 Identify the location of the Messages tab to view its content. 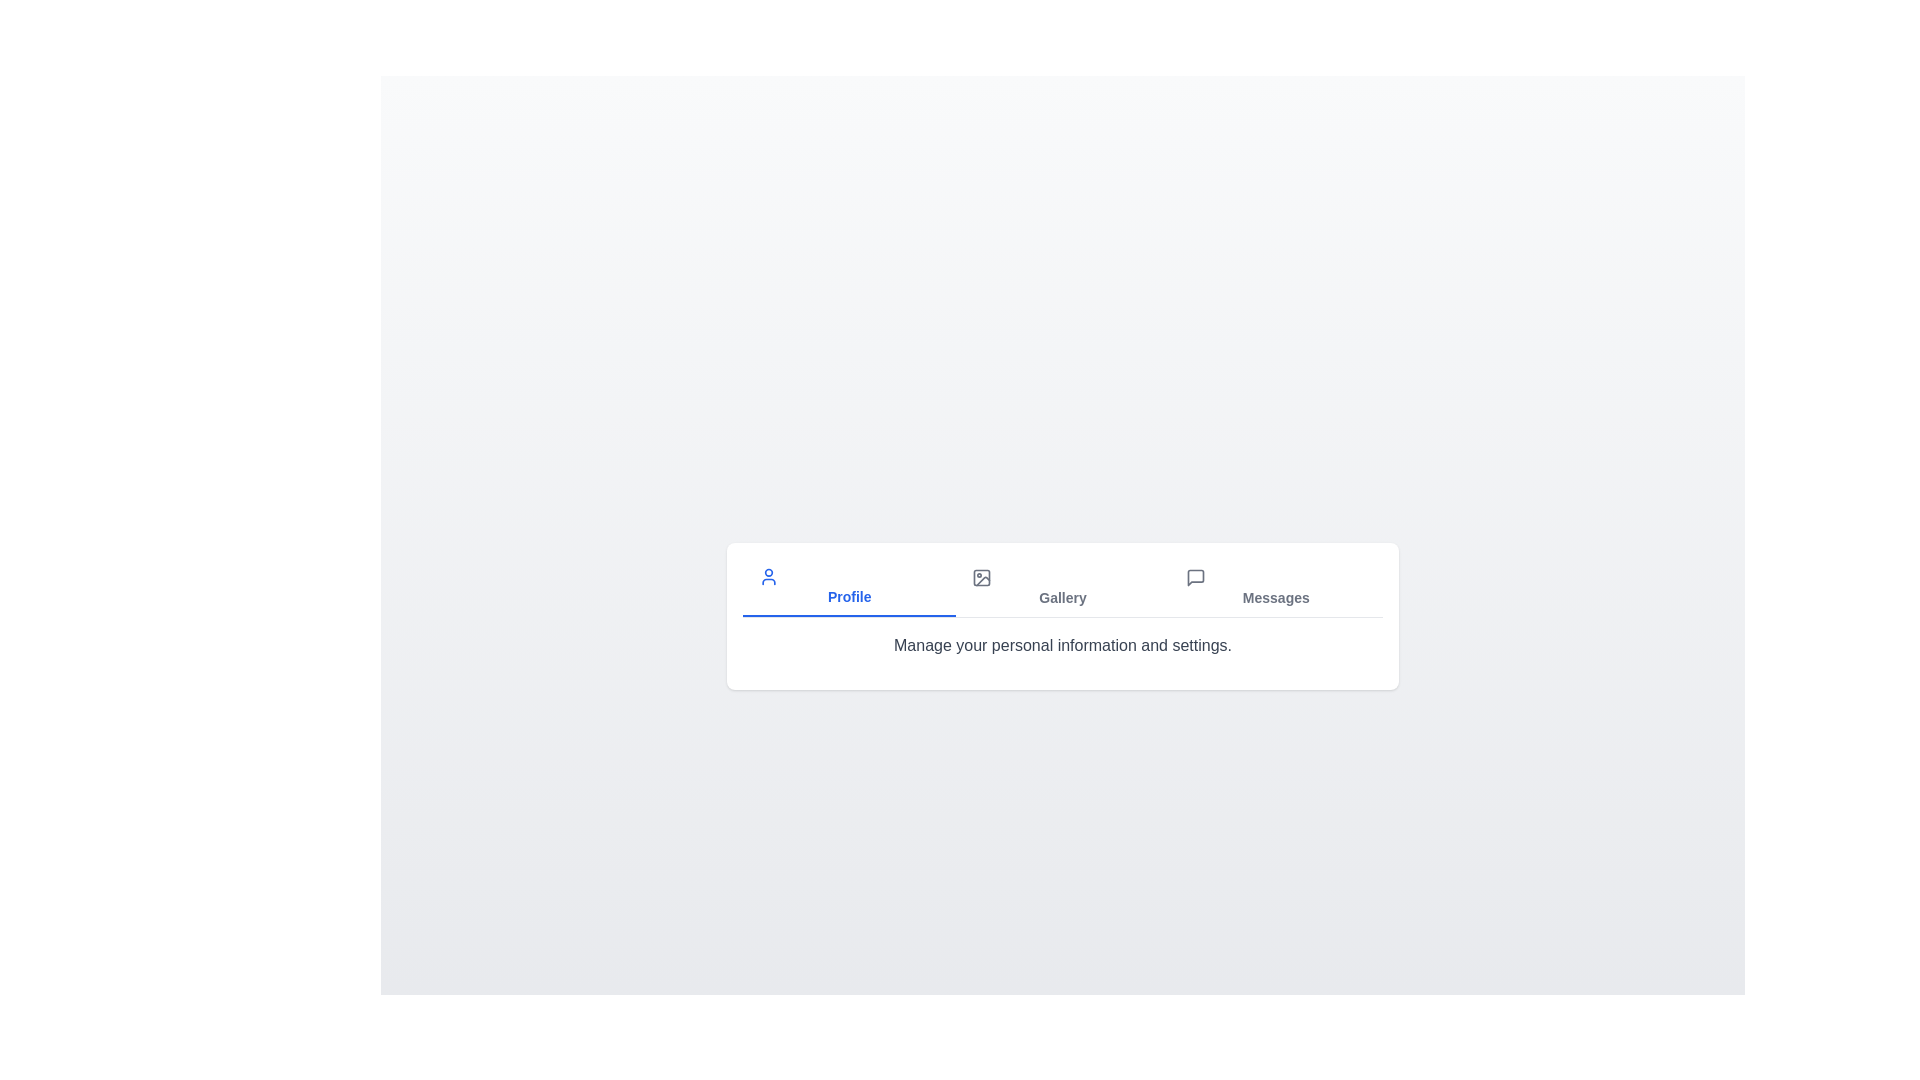
(1275, 586).